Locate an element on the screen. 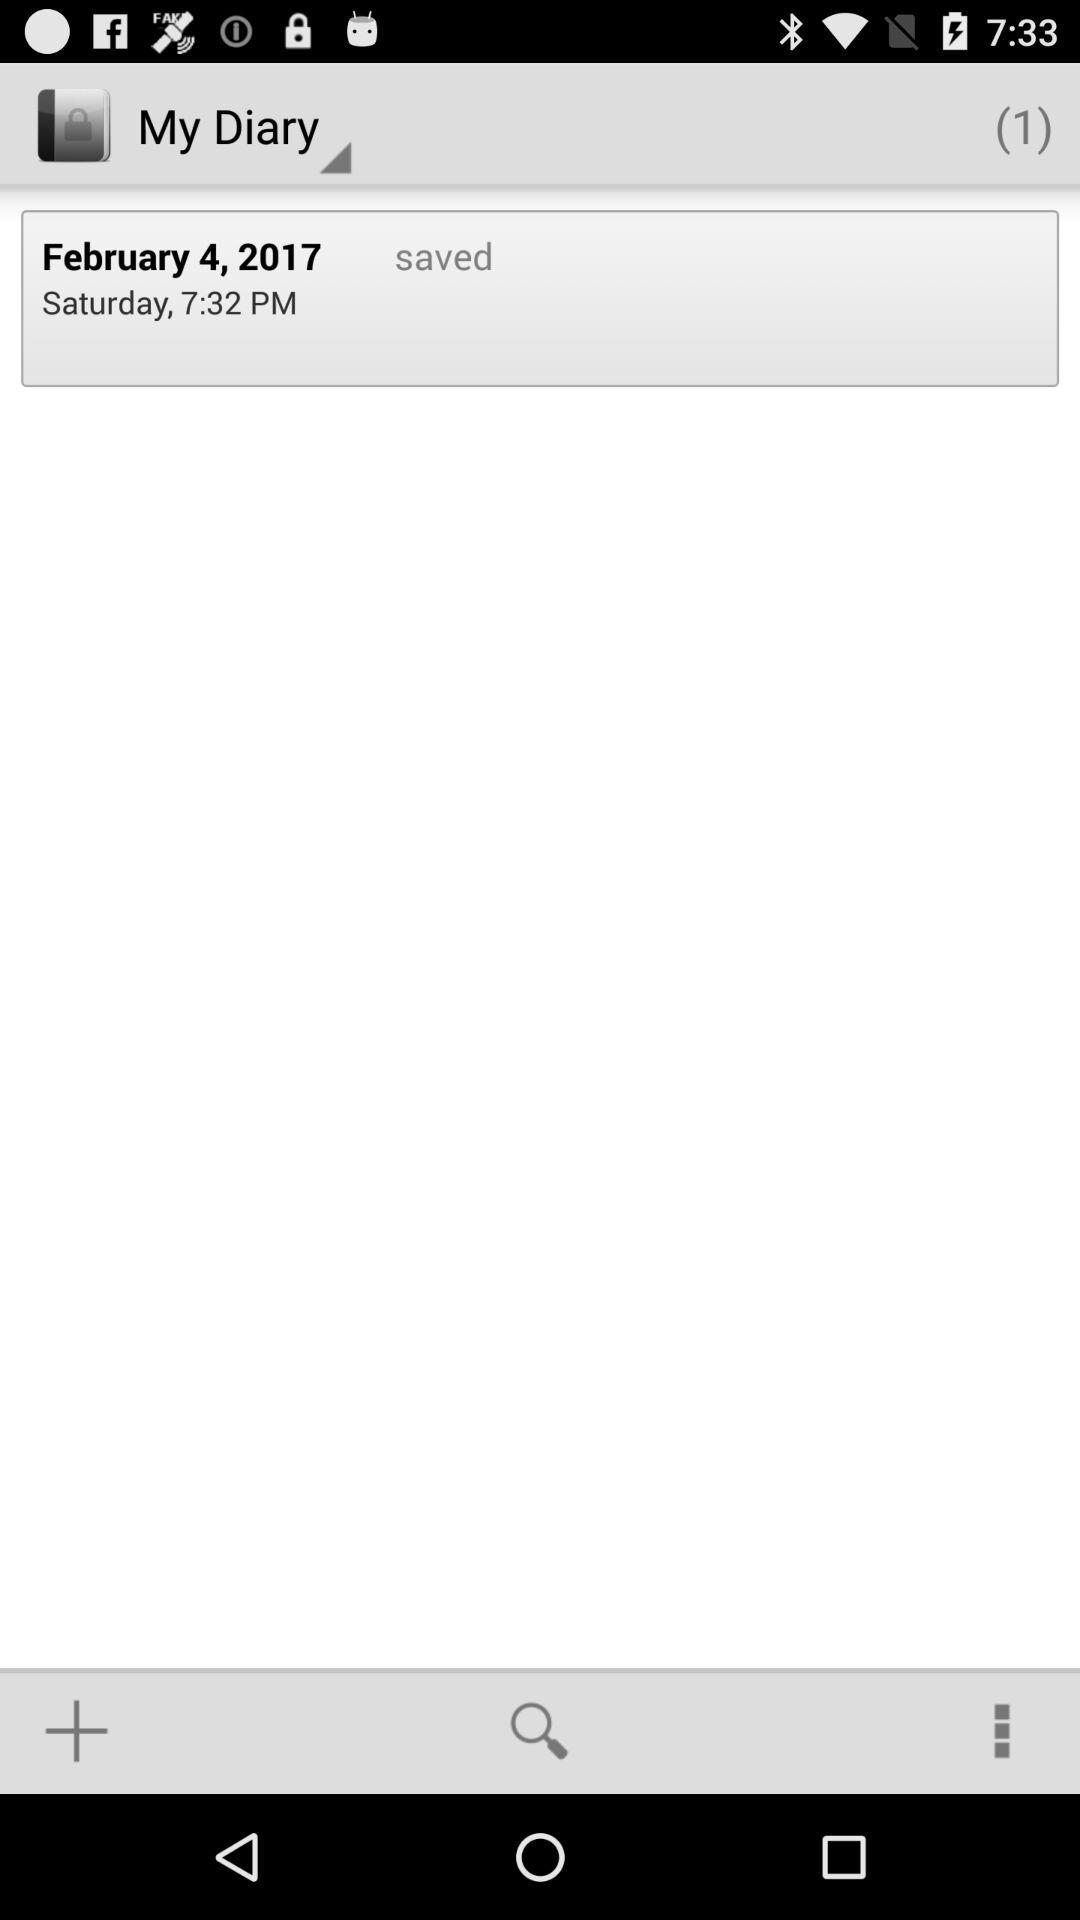  saved item is located at coordinates (422, 297).